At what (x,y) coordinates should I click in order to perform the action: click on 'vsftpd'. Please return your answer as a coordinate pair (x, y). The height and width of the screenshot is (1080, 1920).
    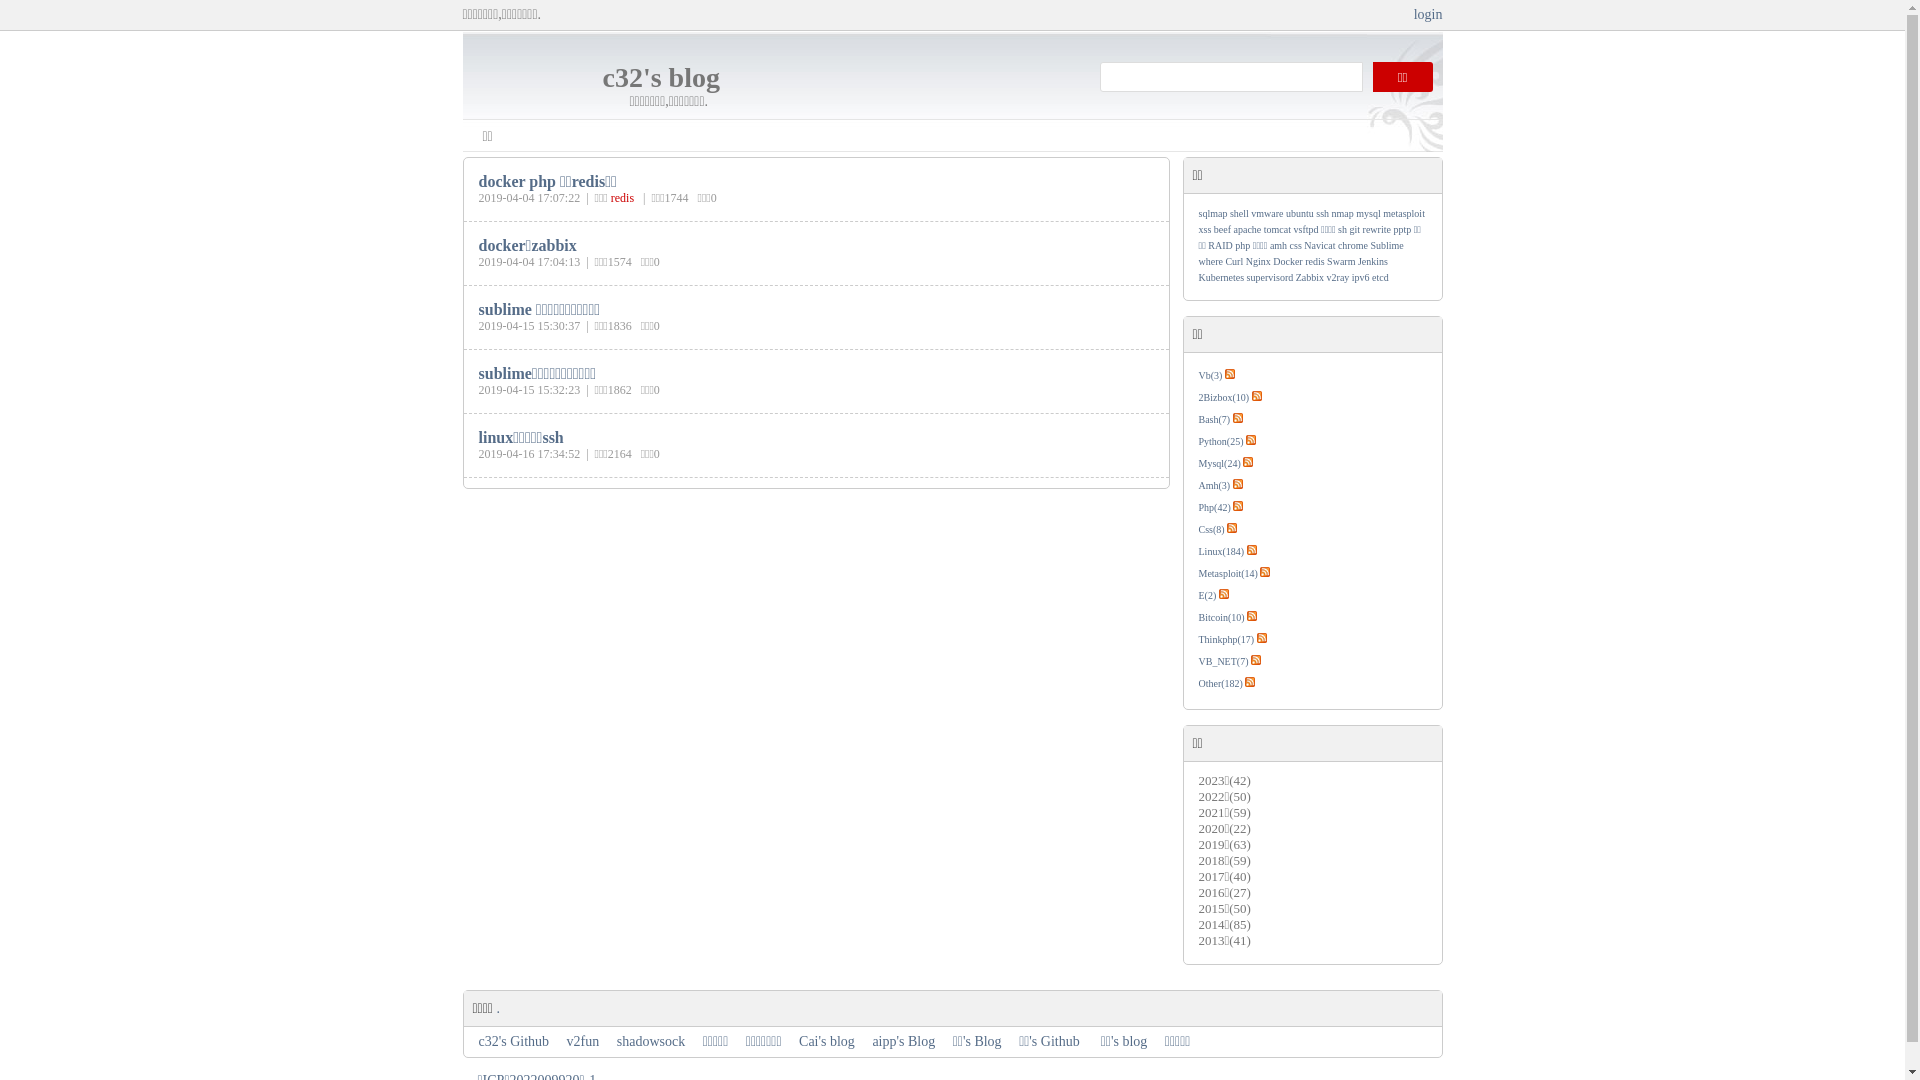
    Looking at the image, I should click on (1306, 228).